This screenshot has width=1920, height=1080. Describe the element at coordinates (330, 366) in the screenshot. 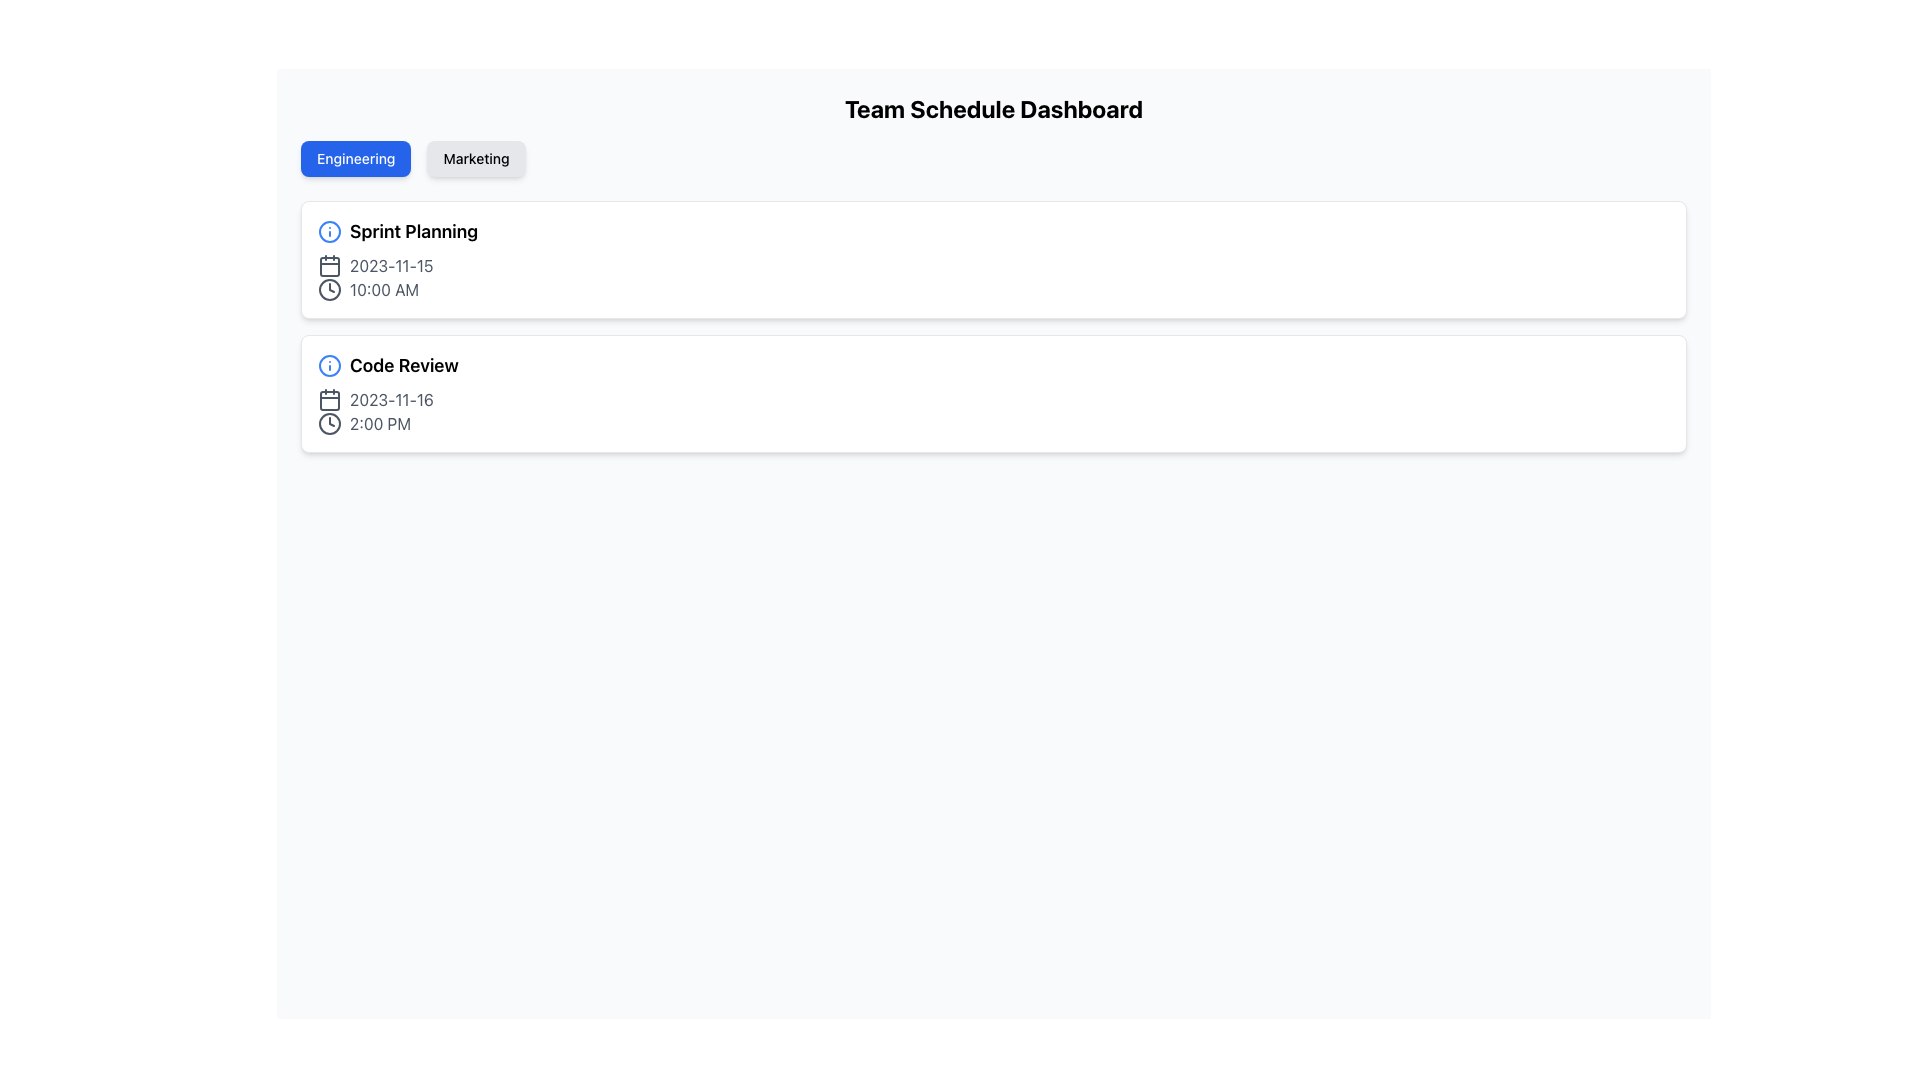

I see `the informational icon located inside the 'Code Review' section, to the left of the text 'Code Review'` at that location.